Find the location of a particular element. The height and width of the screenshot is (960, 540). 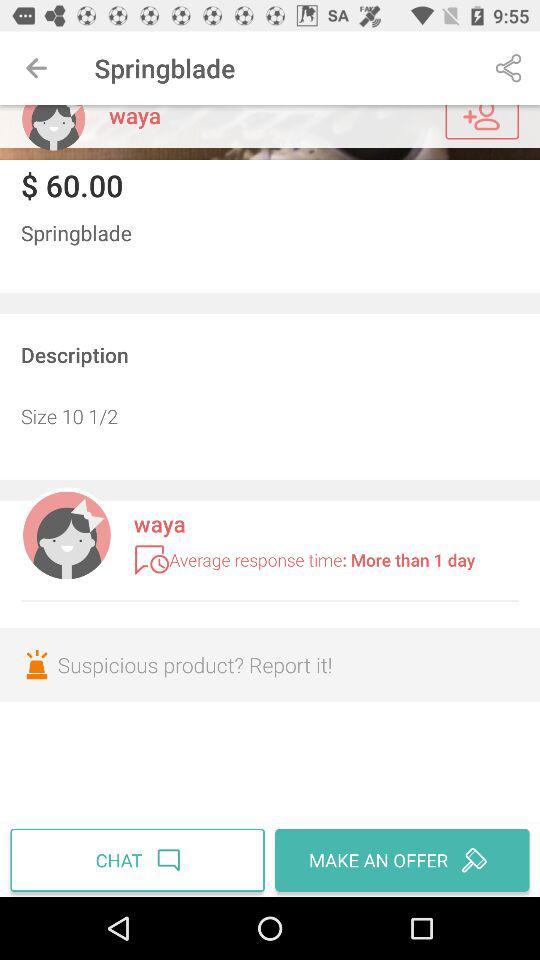

chat at the bottom left corner is located at coordinates (139, 859).